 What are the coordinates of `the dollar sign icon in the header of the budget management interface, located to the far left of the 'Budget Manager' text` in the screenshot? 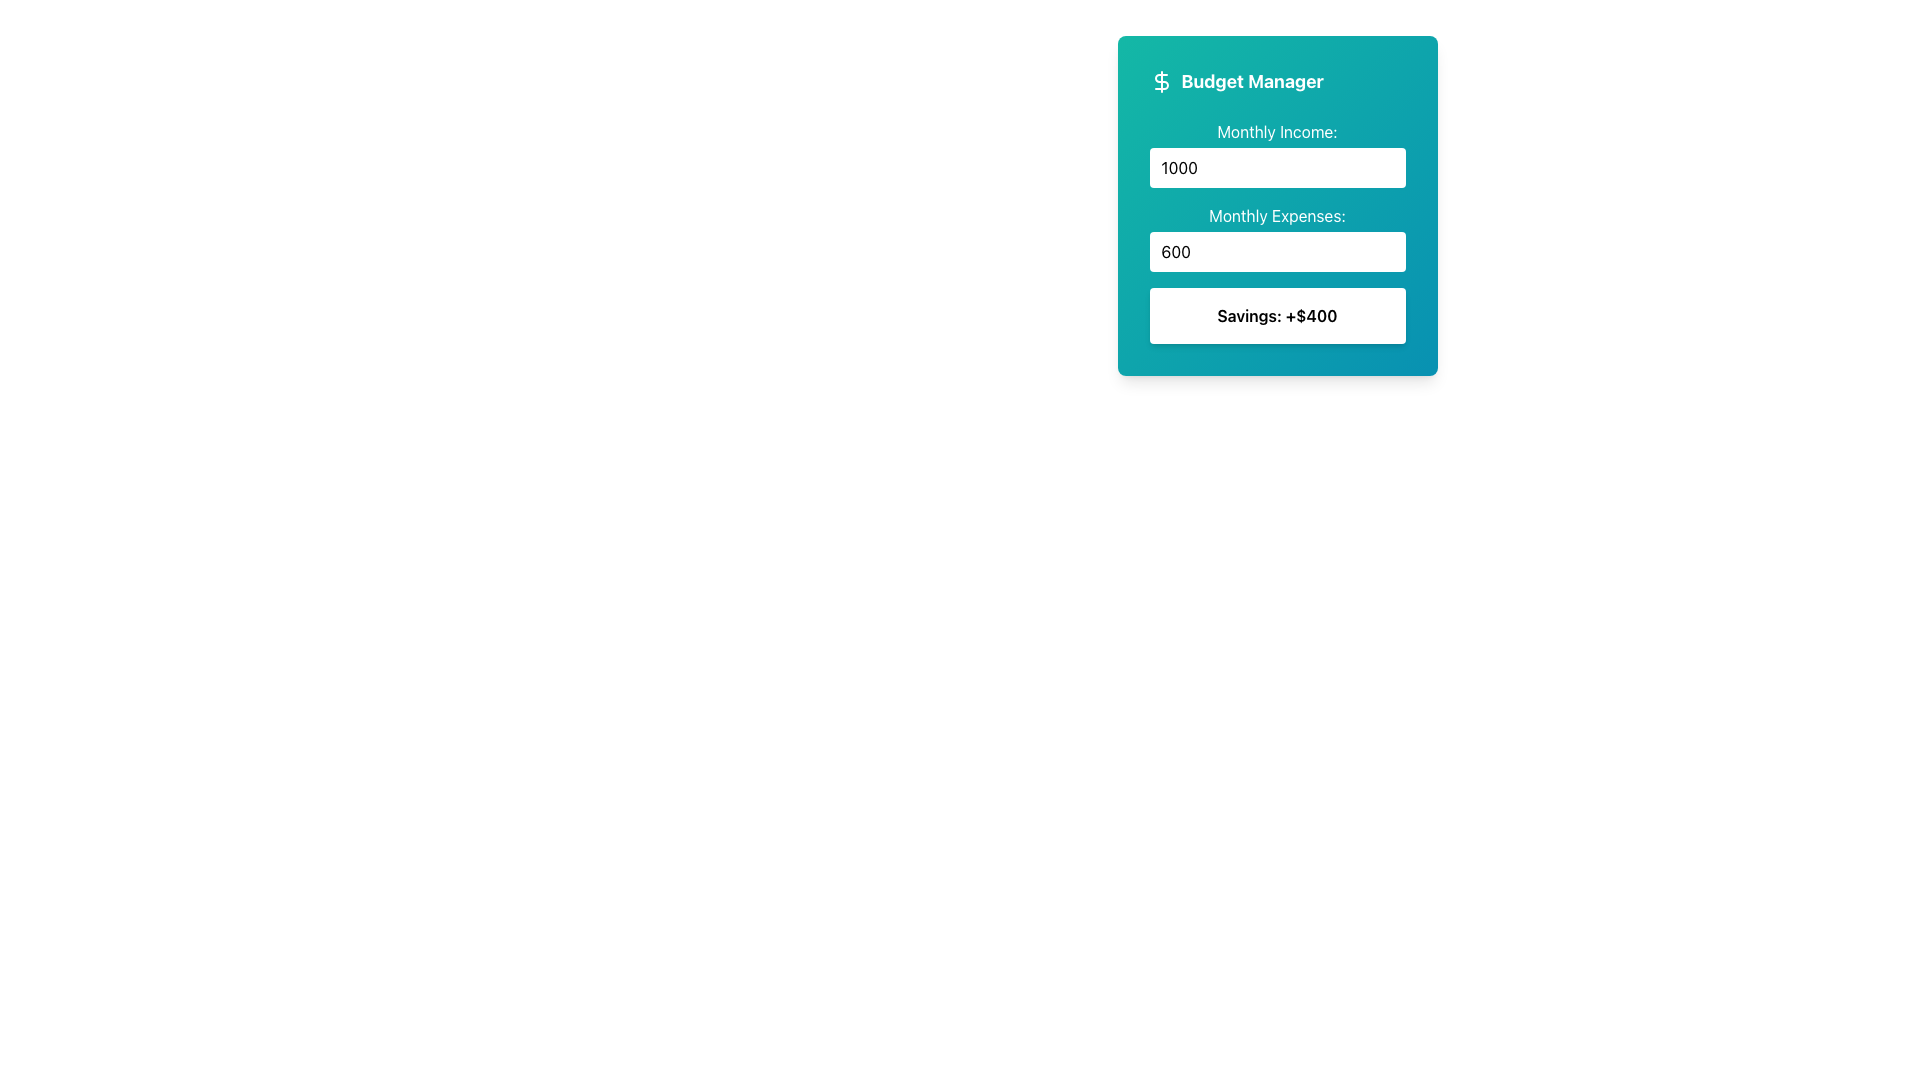 It's located at (1161, 80).